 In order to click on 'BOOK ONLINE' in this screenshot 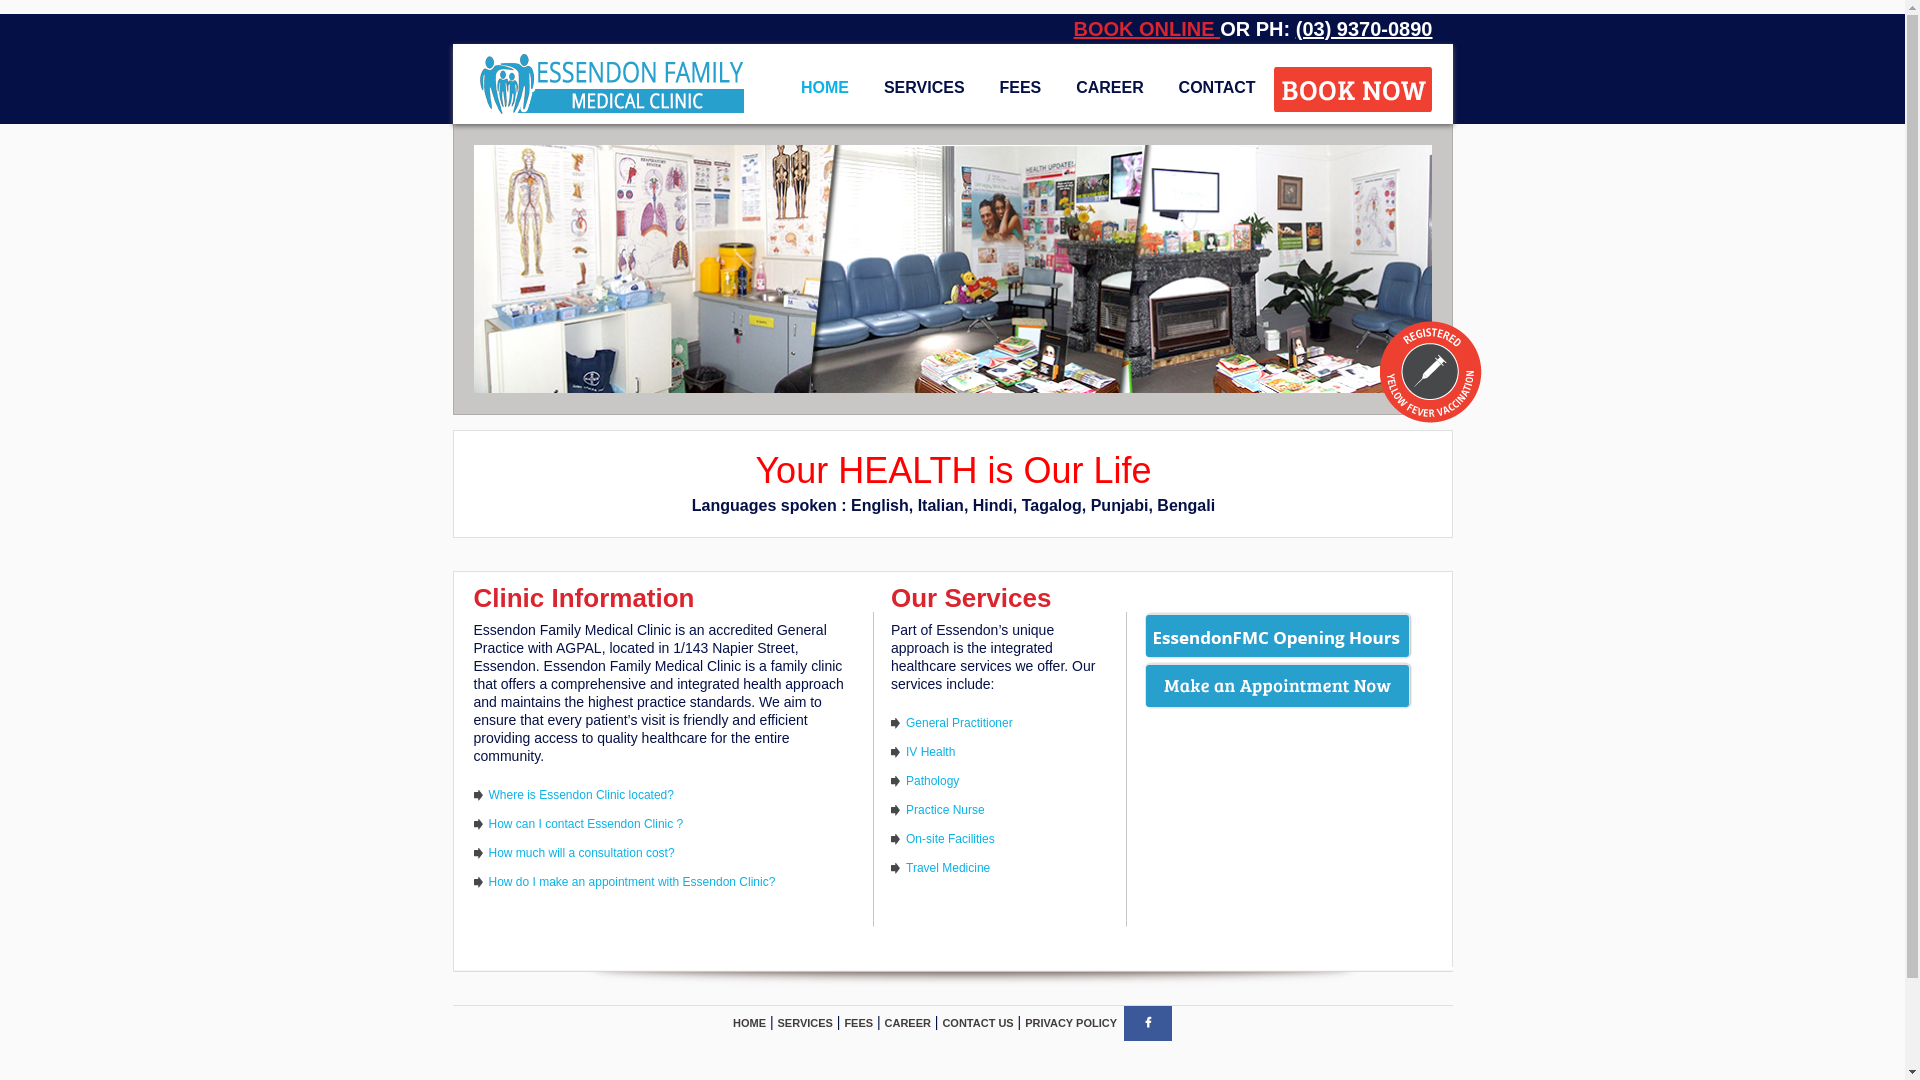, I will do `click(1146, 29)`.